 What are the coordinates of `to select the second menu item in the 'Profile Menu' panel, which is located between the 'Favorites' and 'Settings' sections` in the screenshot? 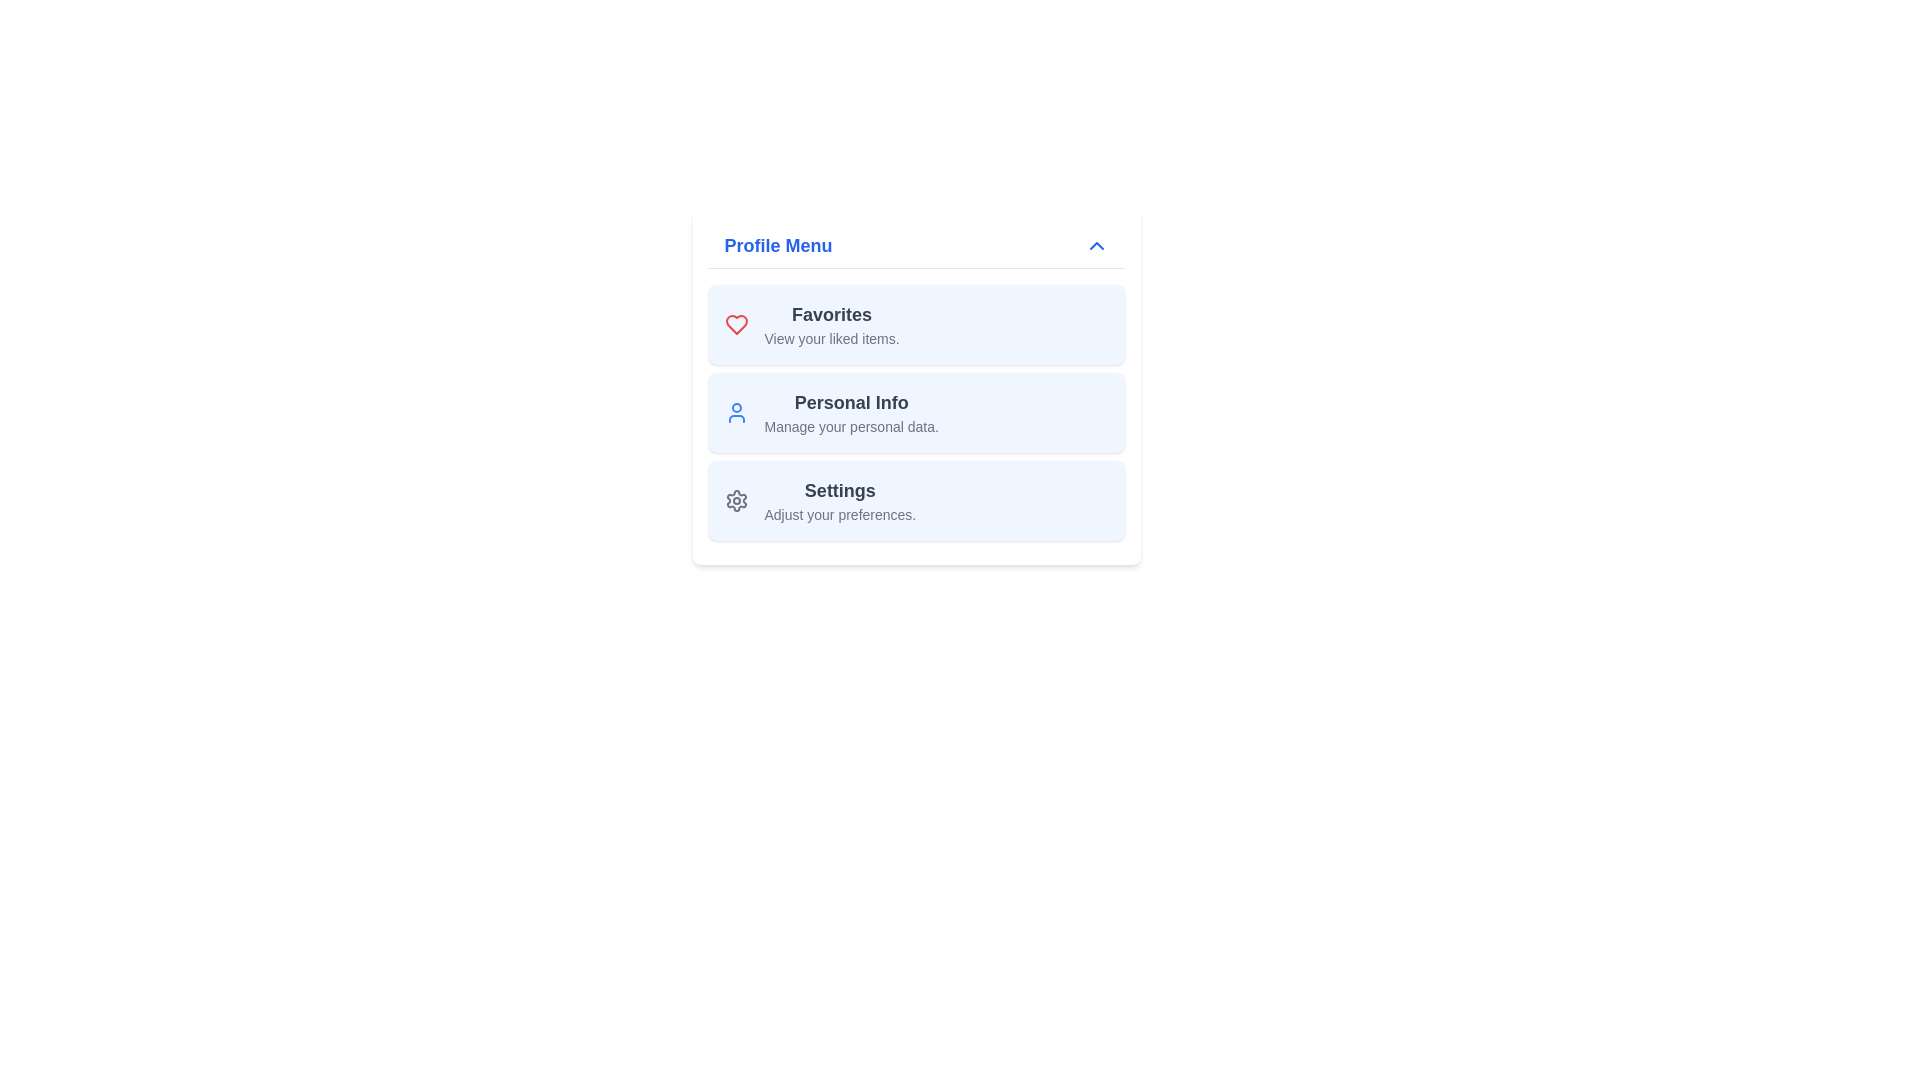 It's located at (915, 386).